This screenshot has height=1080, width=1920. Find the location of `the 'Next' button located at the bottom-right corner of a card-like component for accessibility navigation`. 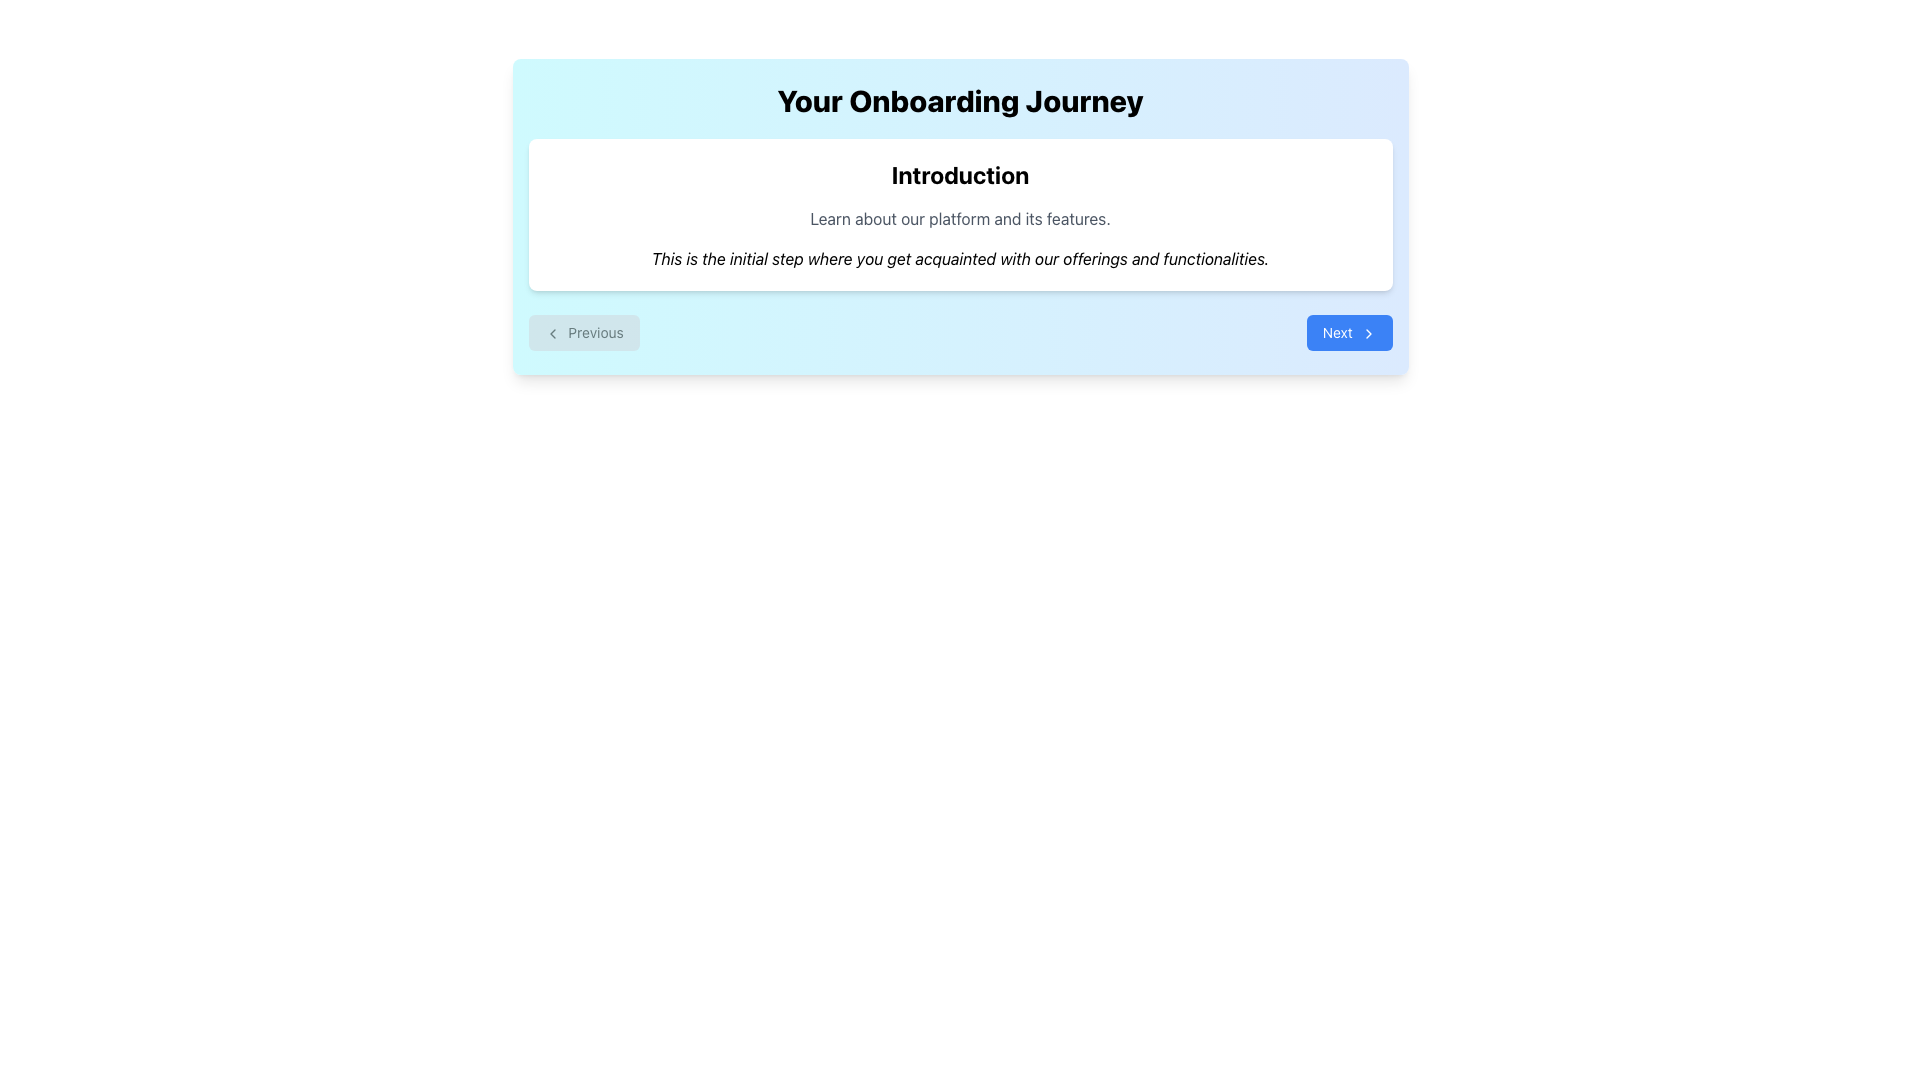

the 'Next' button located at the bottom-right corner of a card-like component for accessibility navigation is located at coordinates (1349, 331).